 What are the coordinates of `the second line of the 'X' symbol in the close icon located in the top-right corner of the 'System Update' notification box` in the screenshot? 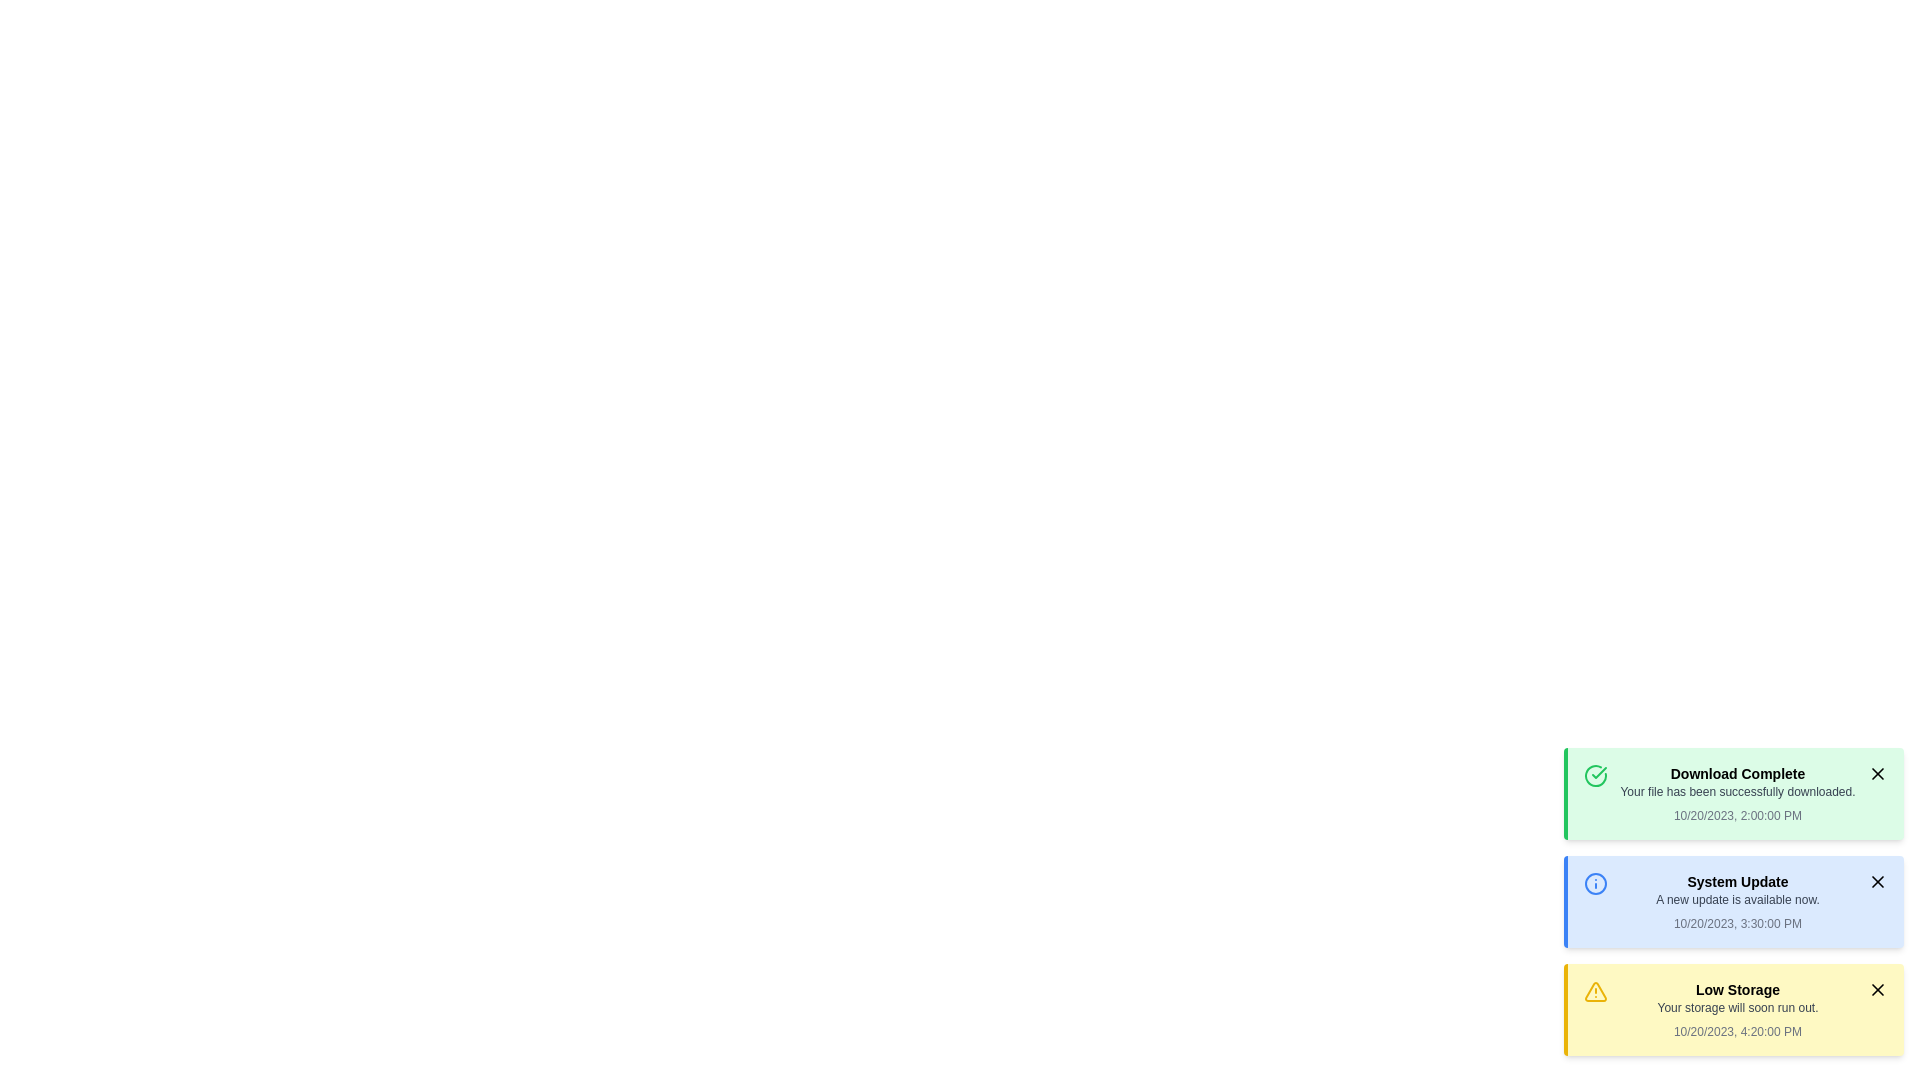 It's located at (1876, 881).